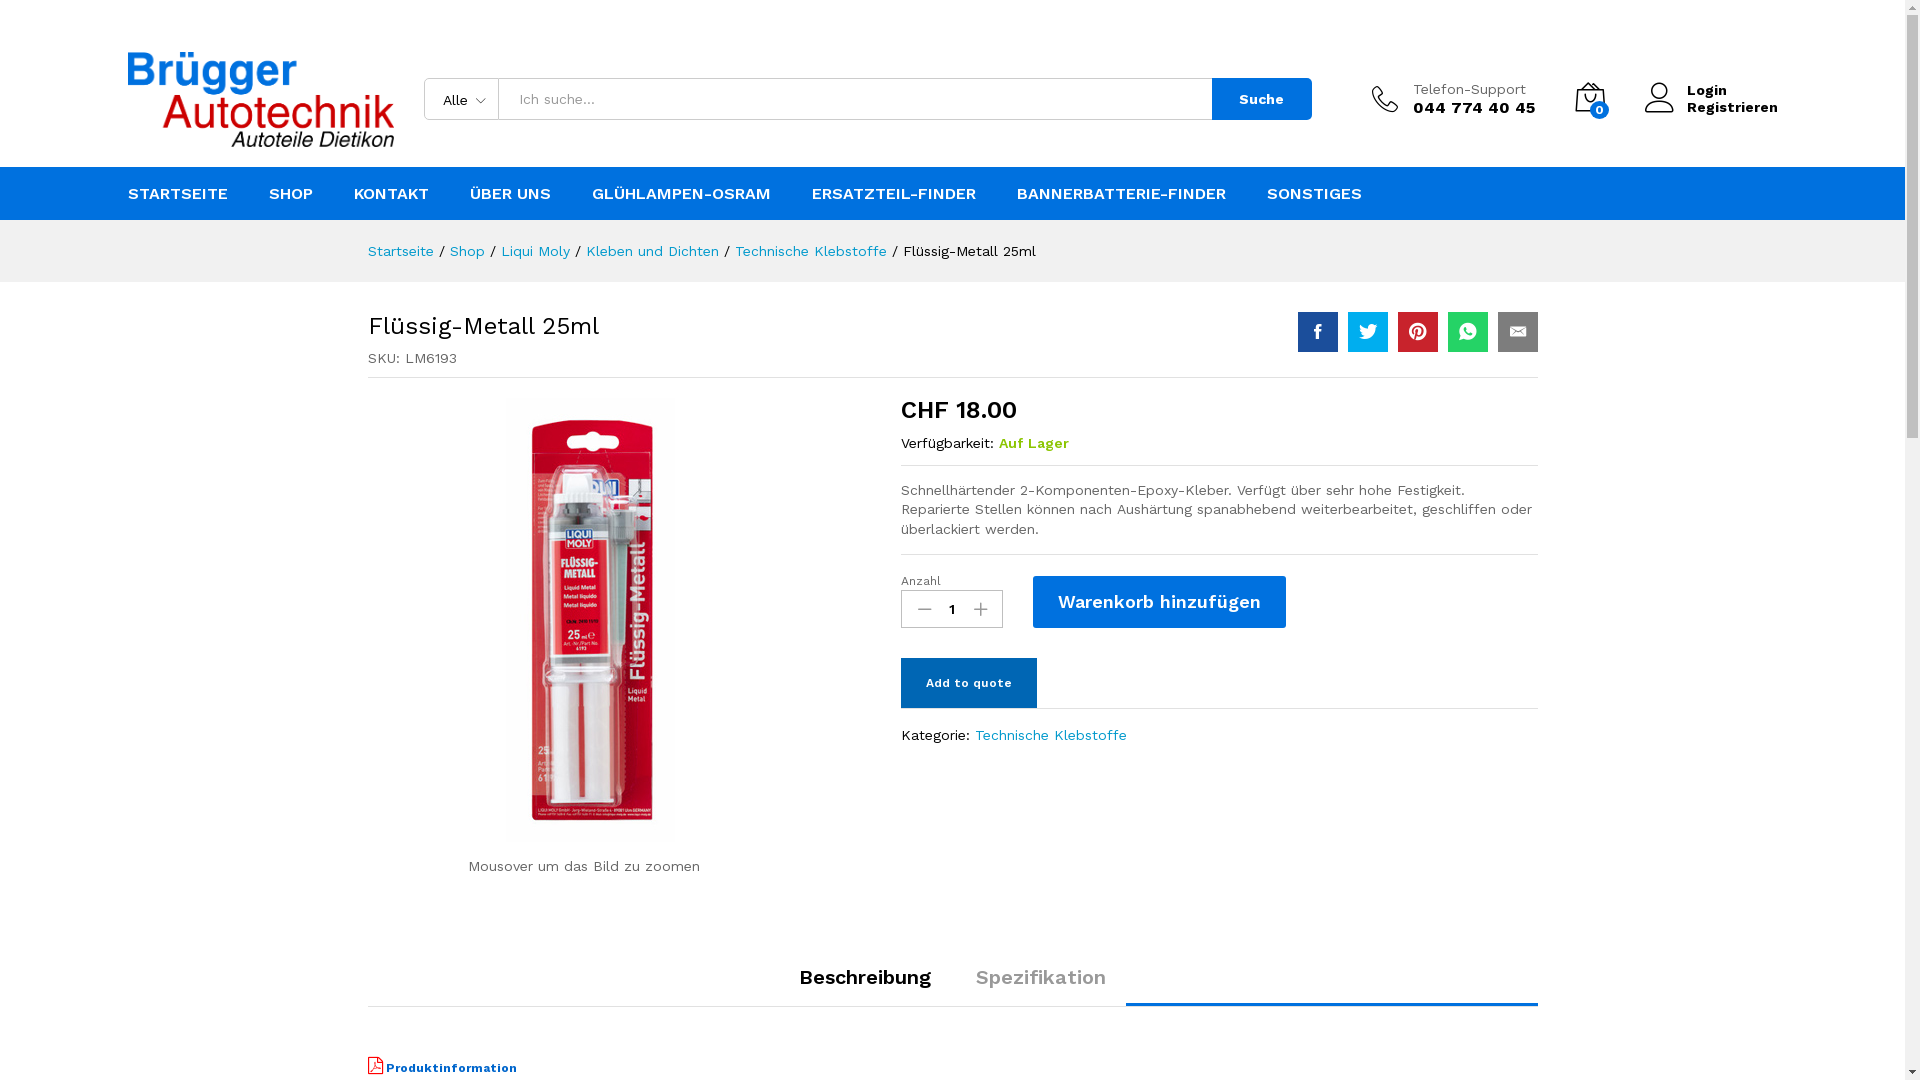 This screenshot has height=1080, width=1920. Describe the element at coordinates (797, 975) in the screenshot. I see `'Beschreibung'` at that location.